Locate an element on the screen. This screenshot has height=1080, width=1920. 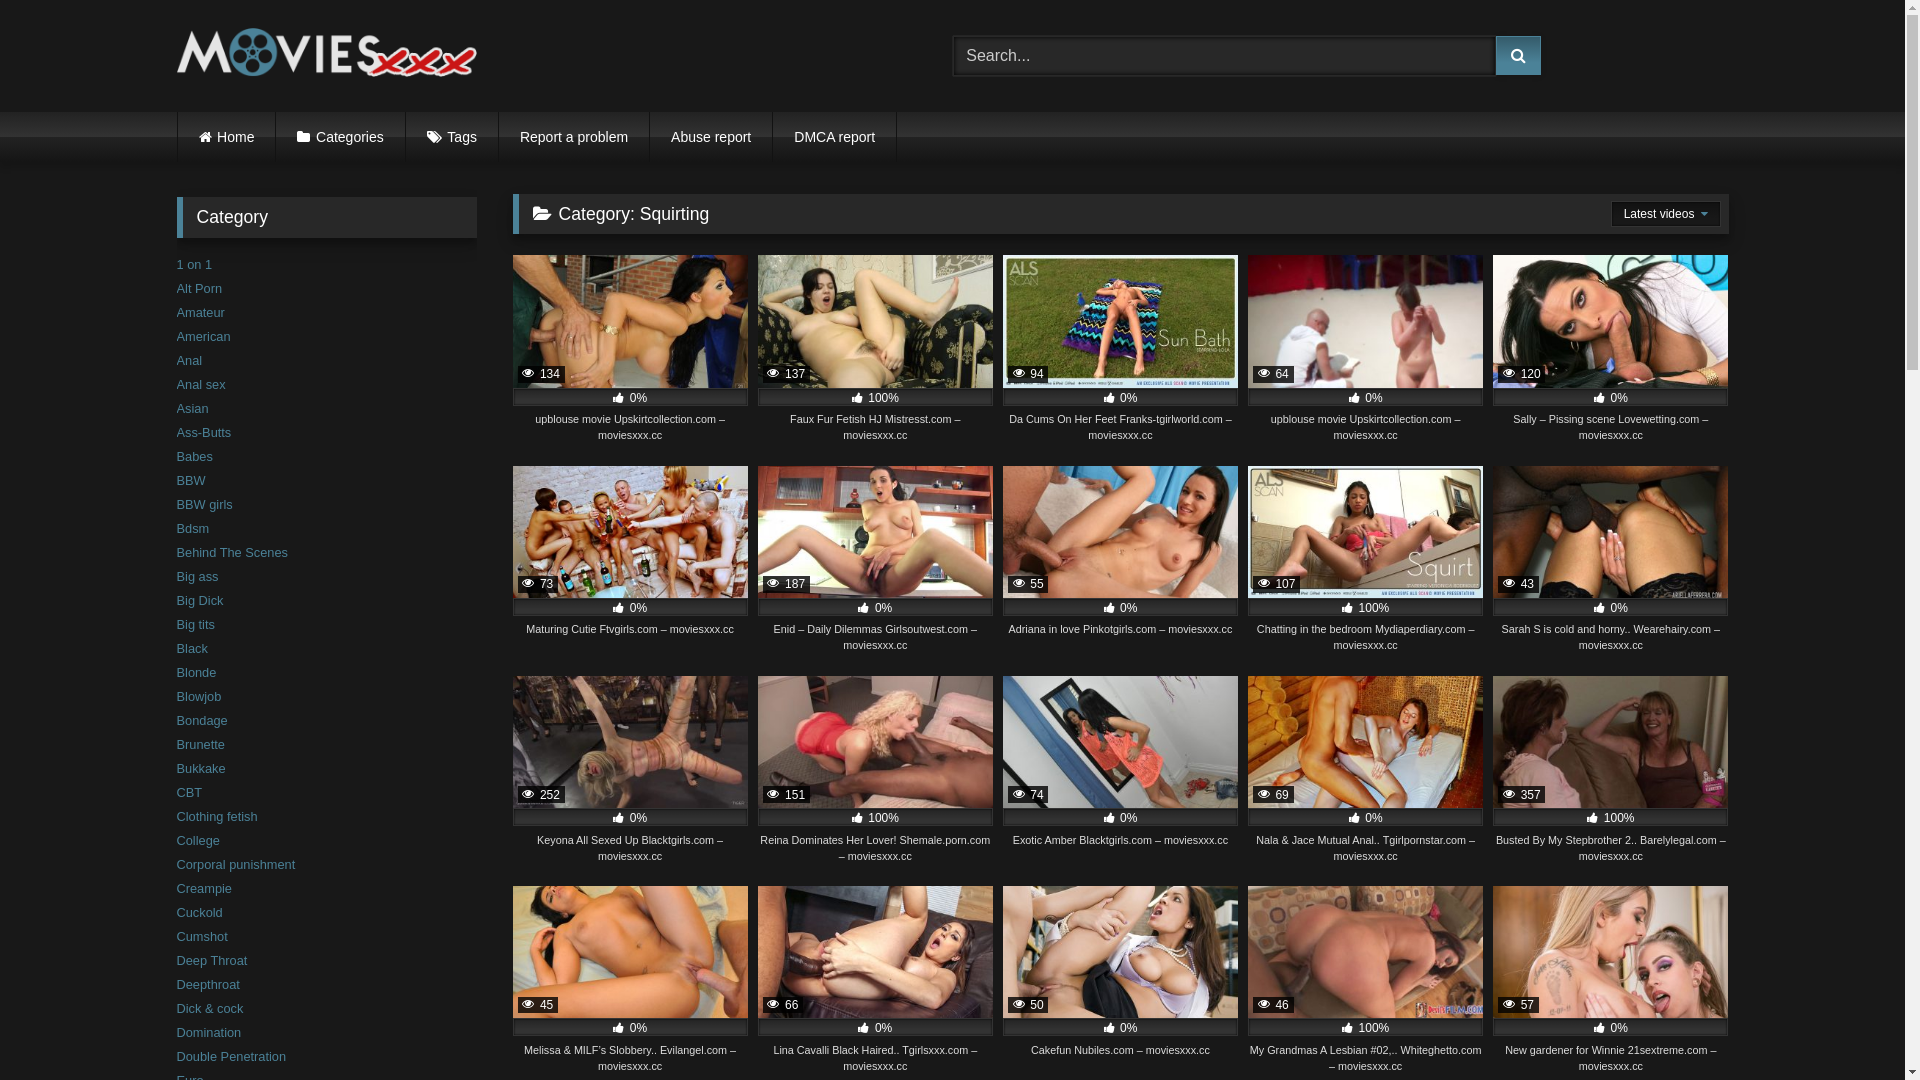
'Anal sex' is located at coordinates (200, 384).